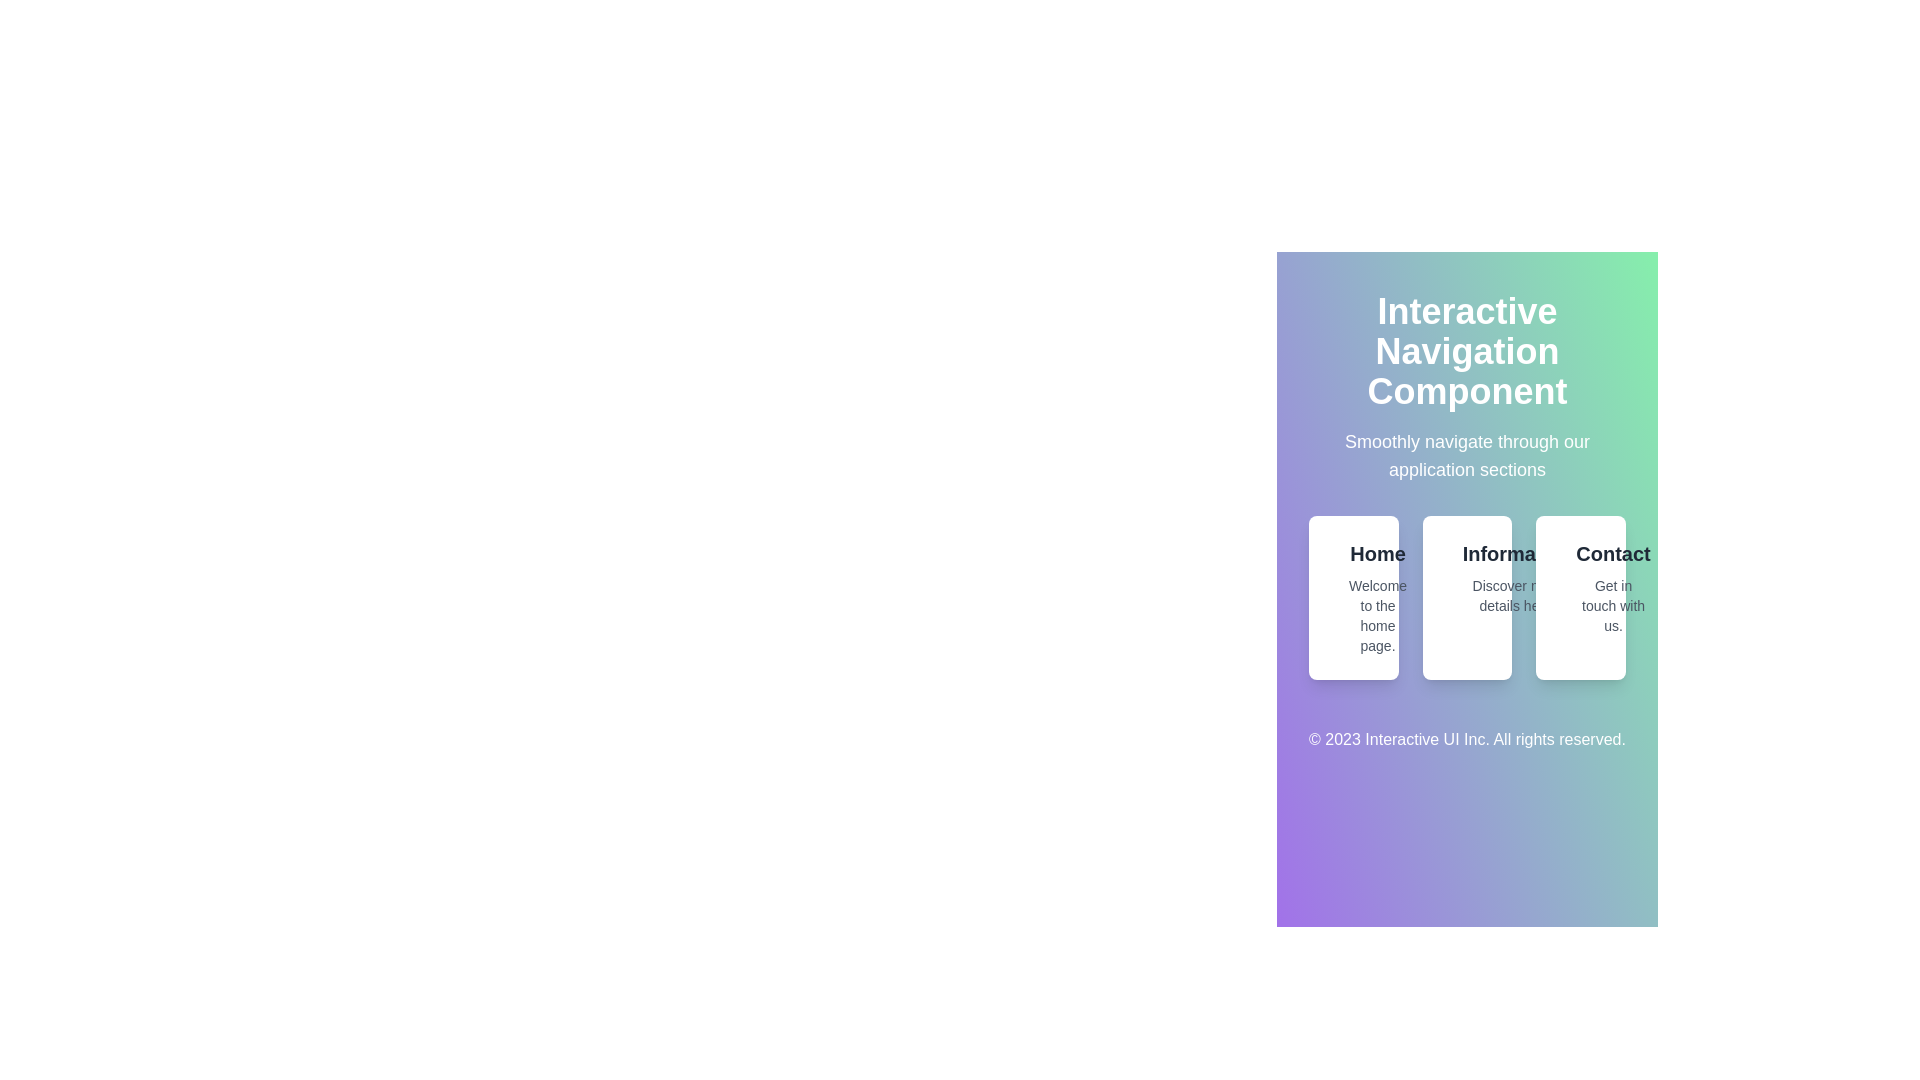 Image resolution: width=1920 pixels, height=1080 pixels. What do you see at coordinates (1613, 586) in the screenshot?
I see `the text element titled 'Contact' which includes the subtext 'Get in touch with us.' by moving the cursor to its center point` at bounding box center [1613, 586].